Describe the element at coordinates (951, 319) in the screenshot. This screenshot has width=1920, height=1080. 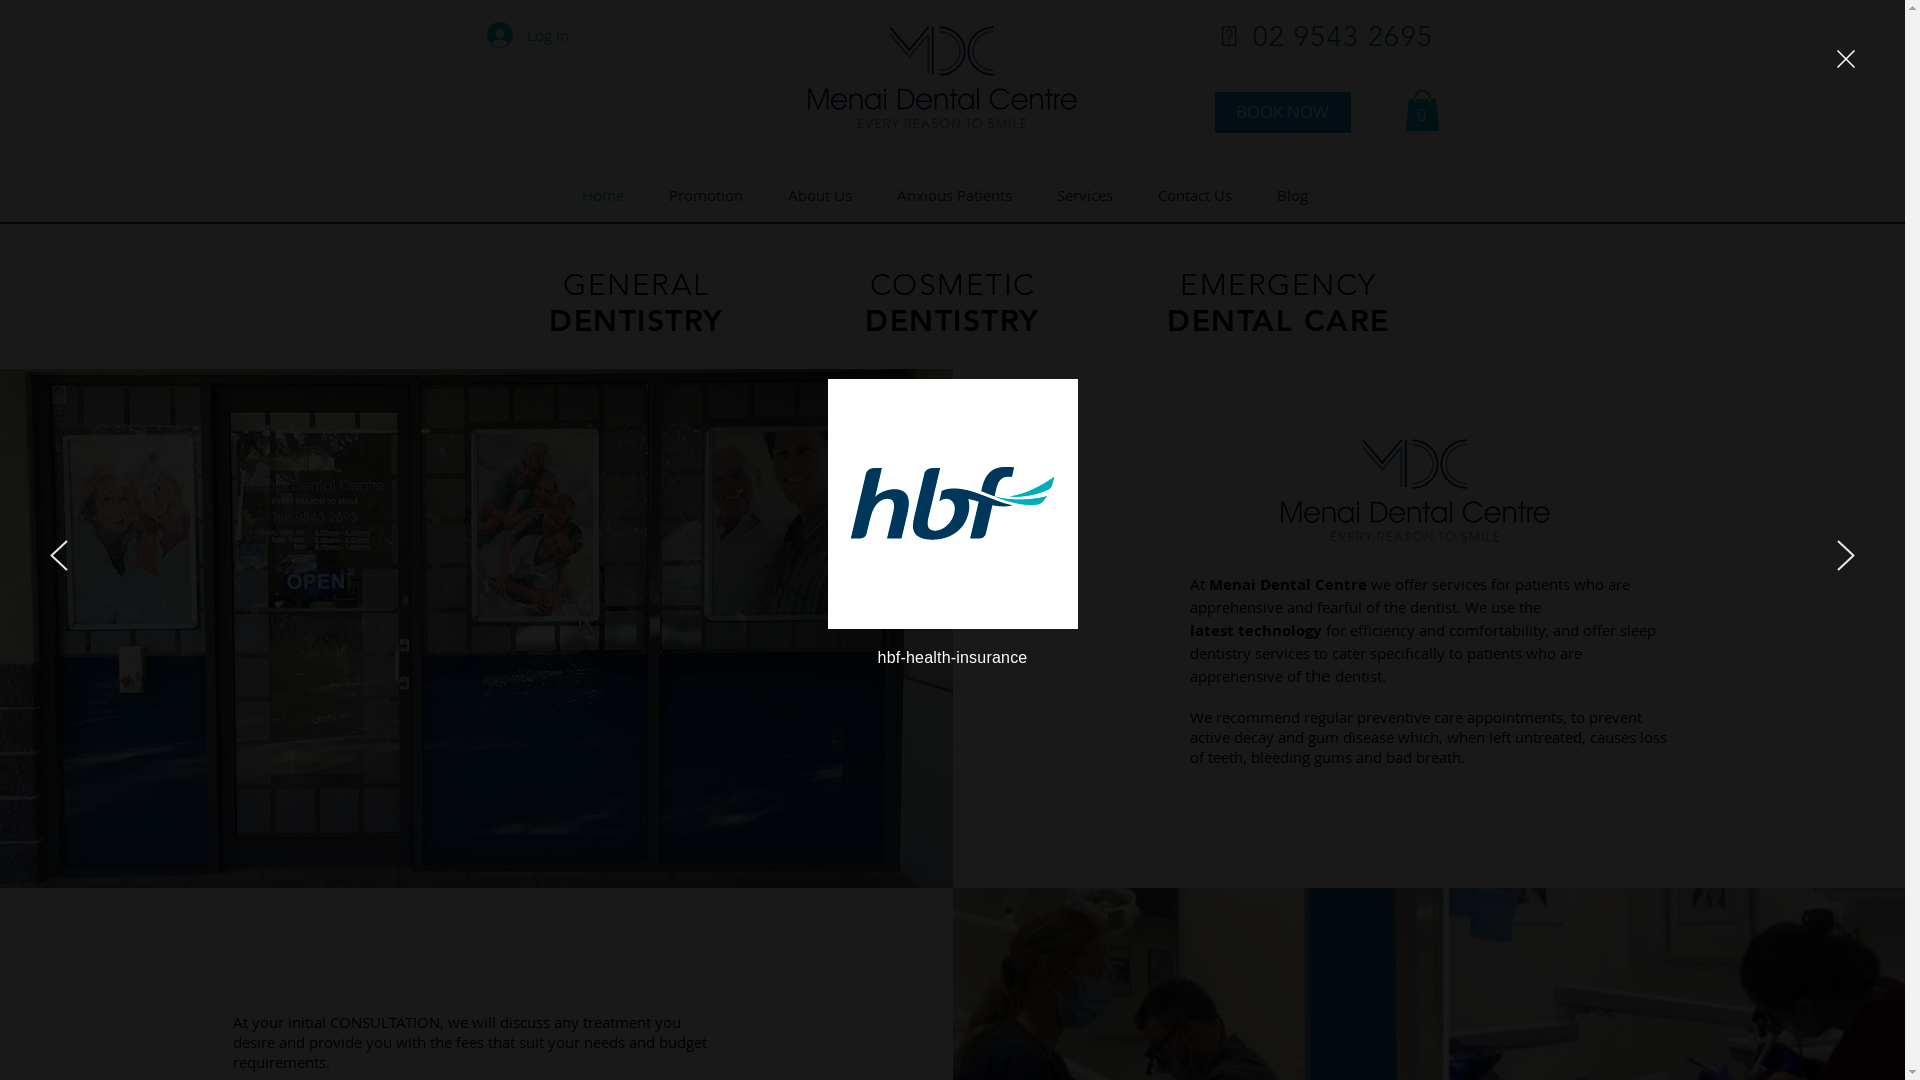
I see `'DENTISTRY'` at that location.